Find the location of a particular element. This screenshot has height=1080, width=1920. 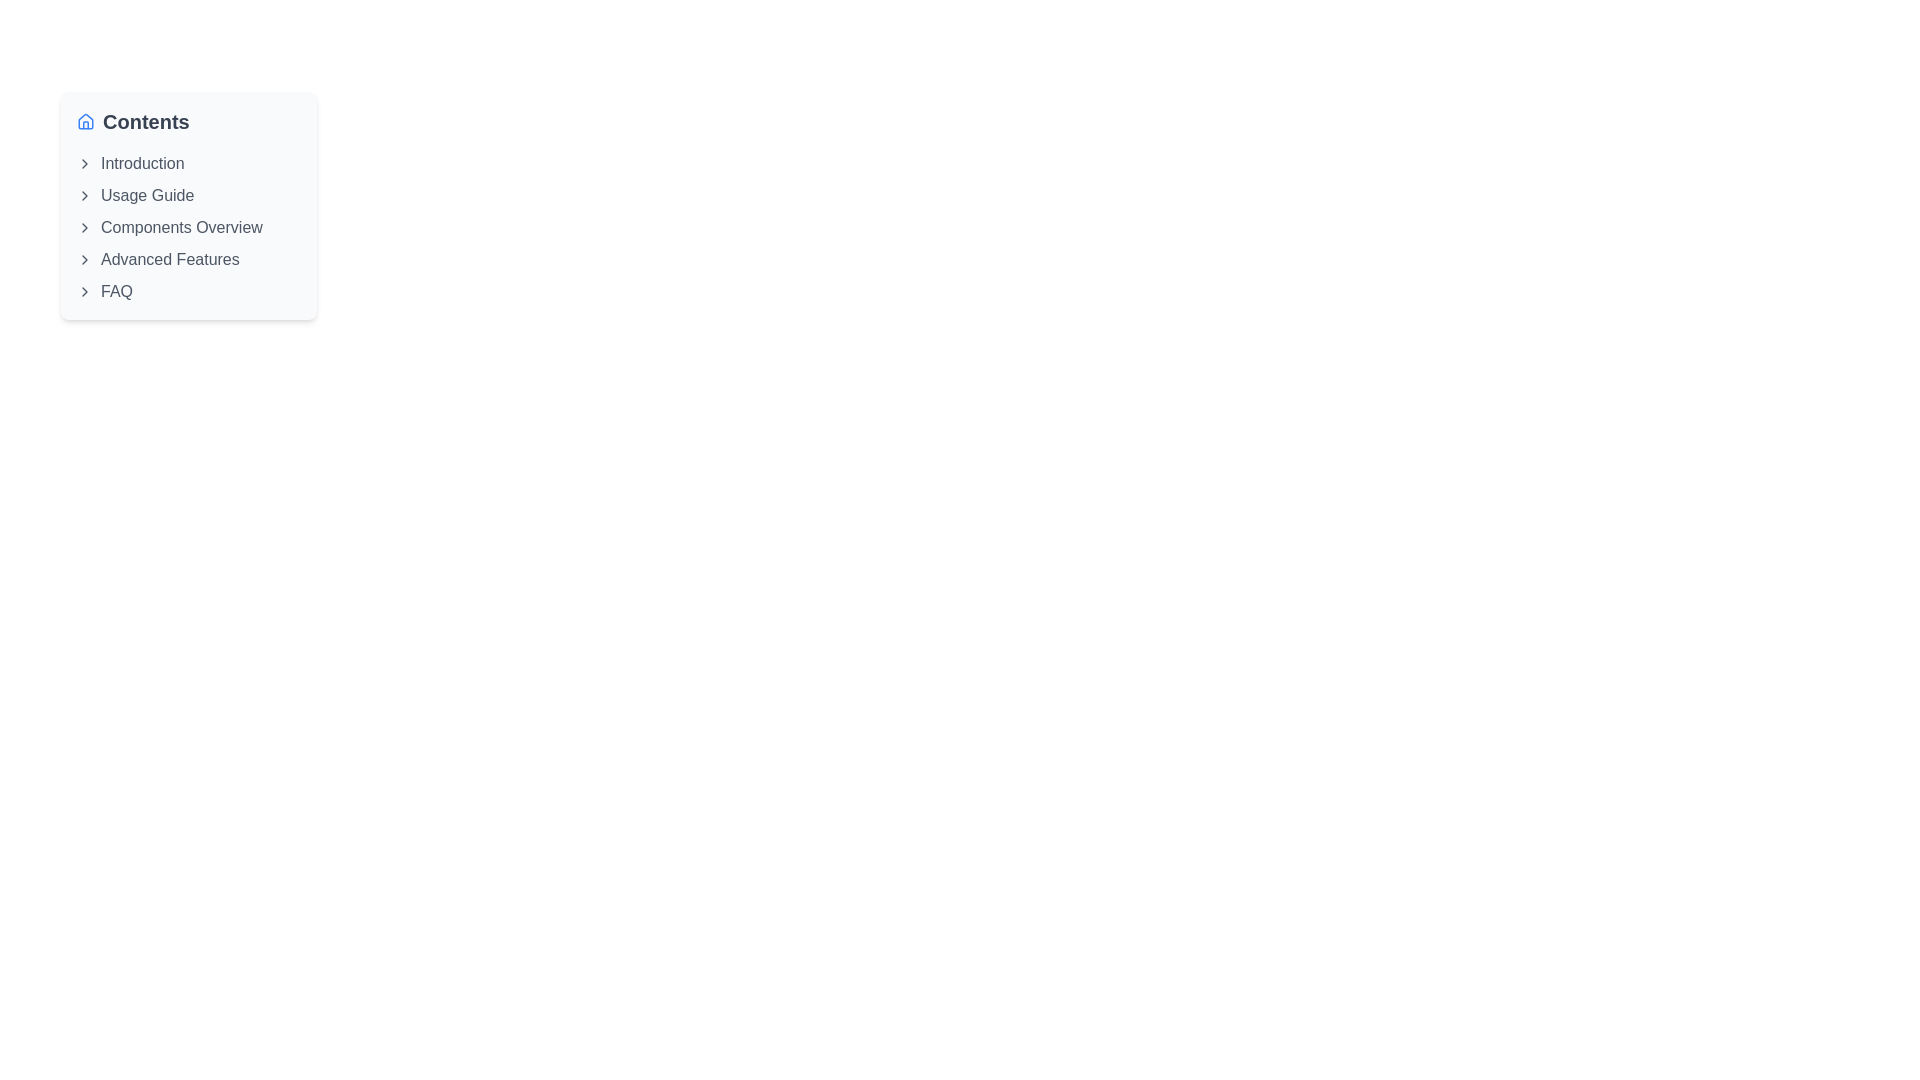

the rightward-pointing chevron icon adjacent to the text 'Components Overview' in the sidebar is located at coordinates (84, 226).